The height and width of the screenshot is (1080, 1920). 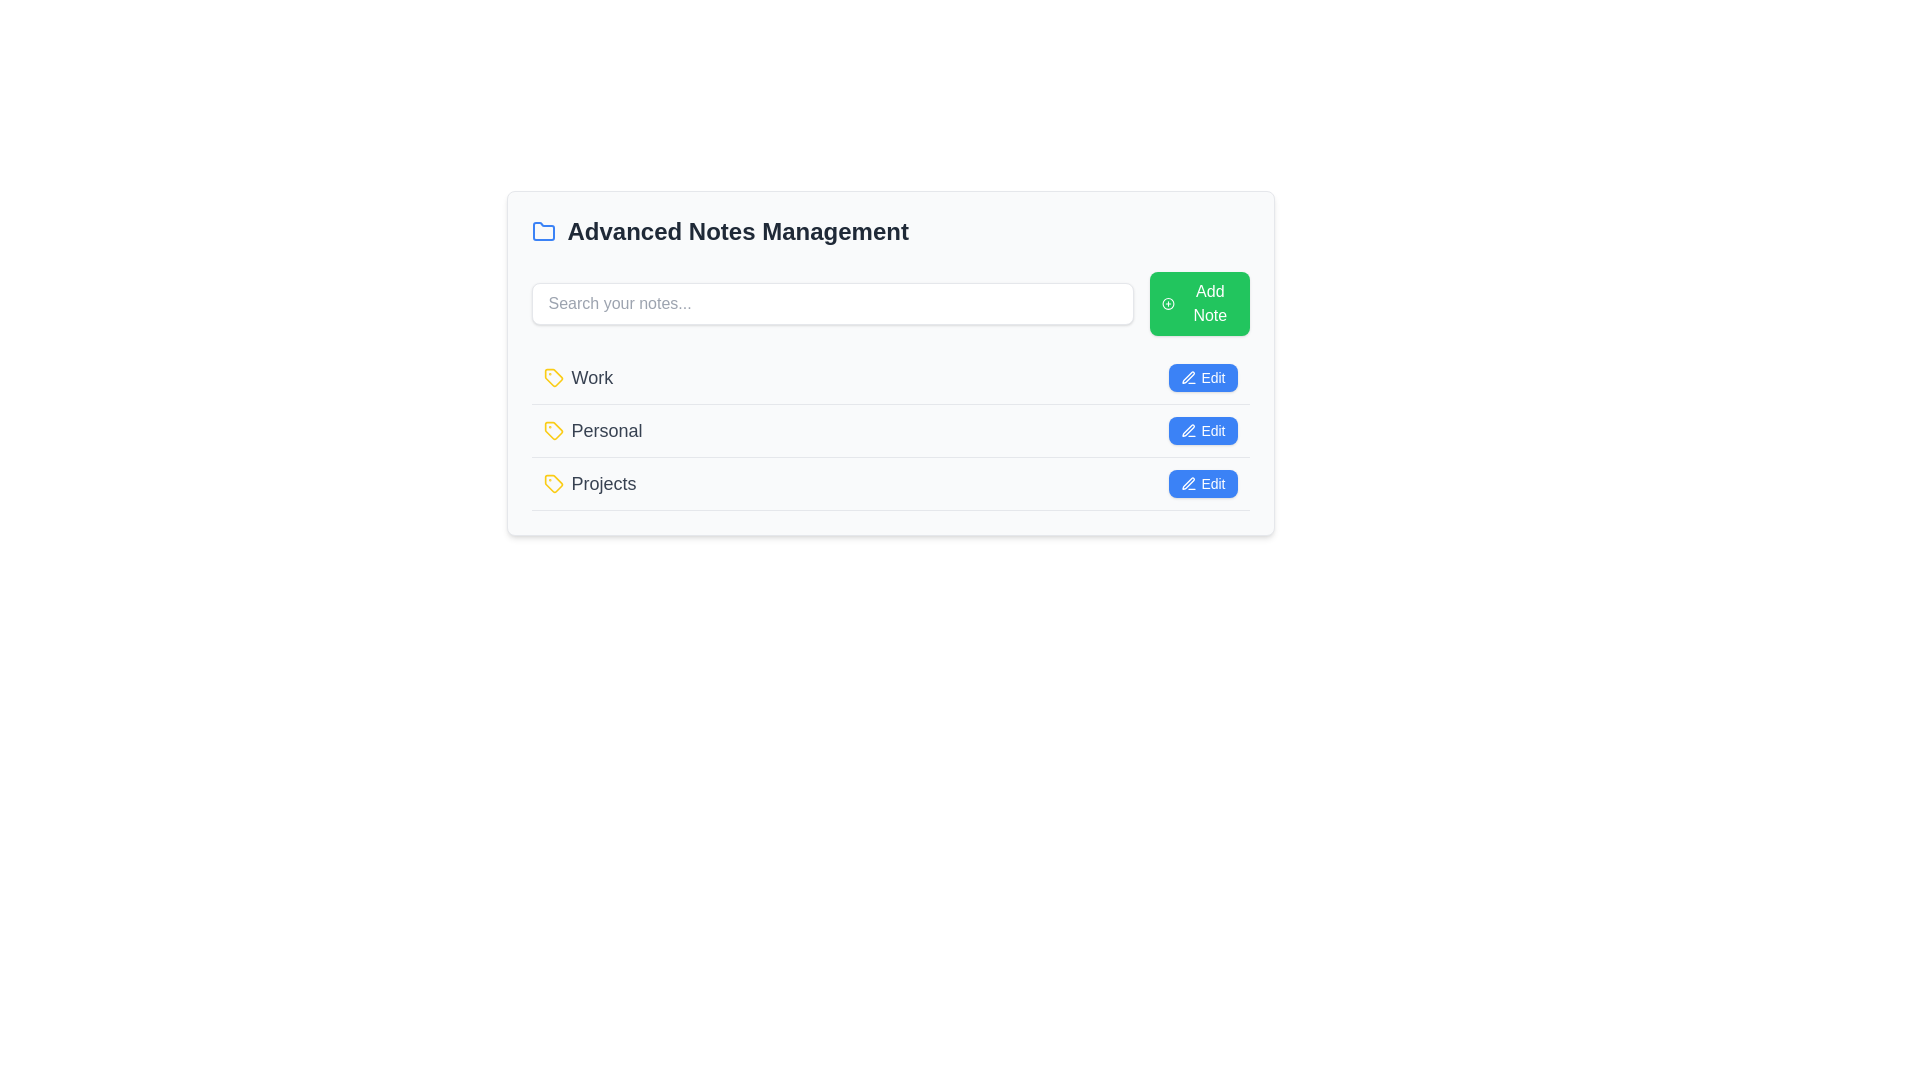 What do you see at coordinates (577, 378) in the screenshot?
I see `the 'Work' text label that features a yellow tag-shaped icon, positioned as the first entry in a list under 'Advanced Notes Management'` at bounding box center [577, 378].